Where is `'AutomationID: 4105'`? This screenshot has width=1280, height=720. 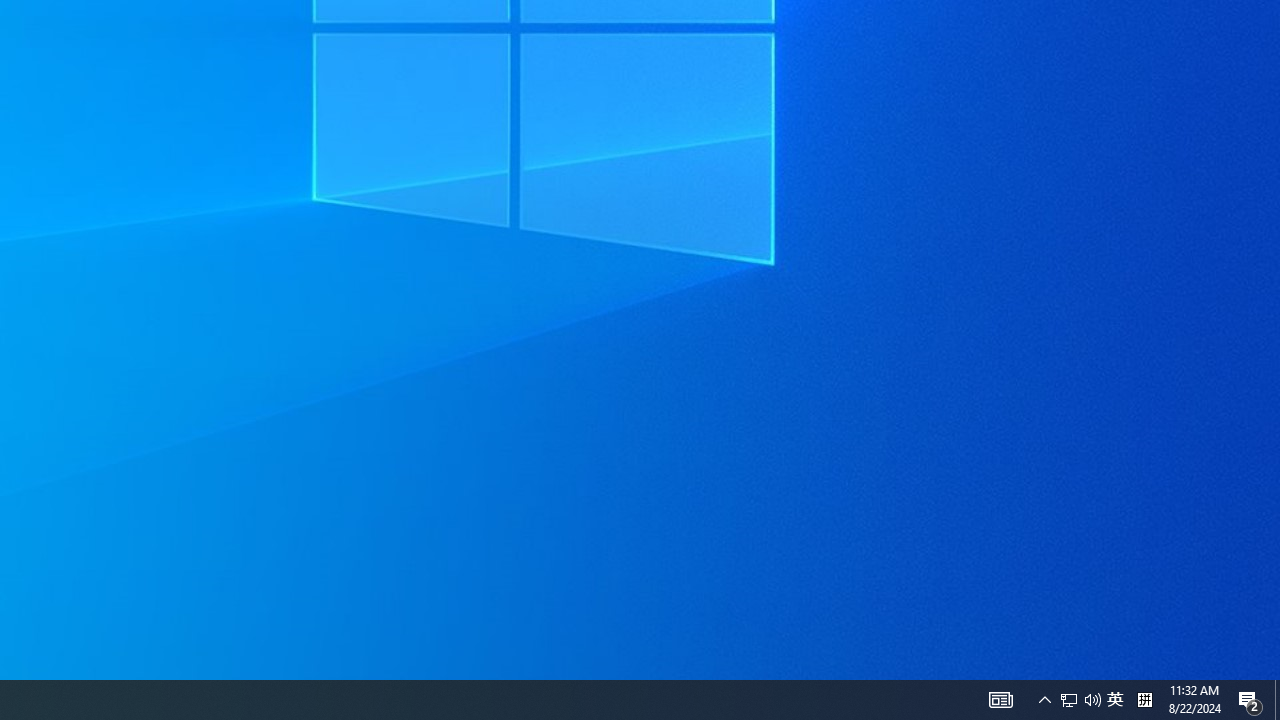 'AutomationID: 4105' is located at coordinates (1000, 698).